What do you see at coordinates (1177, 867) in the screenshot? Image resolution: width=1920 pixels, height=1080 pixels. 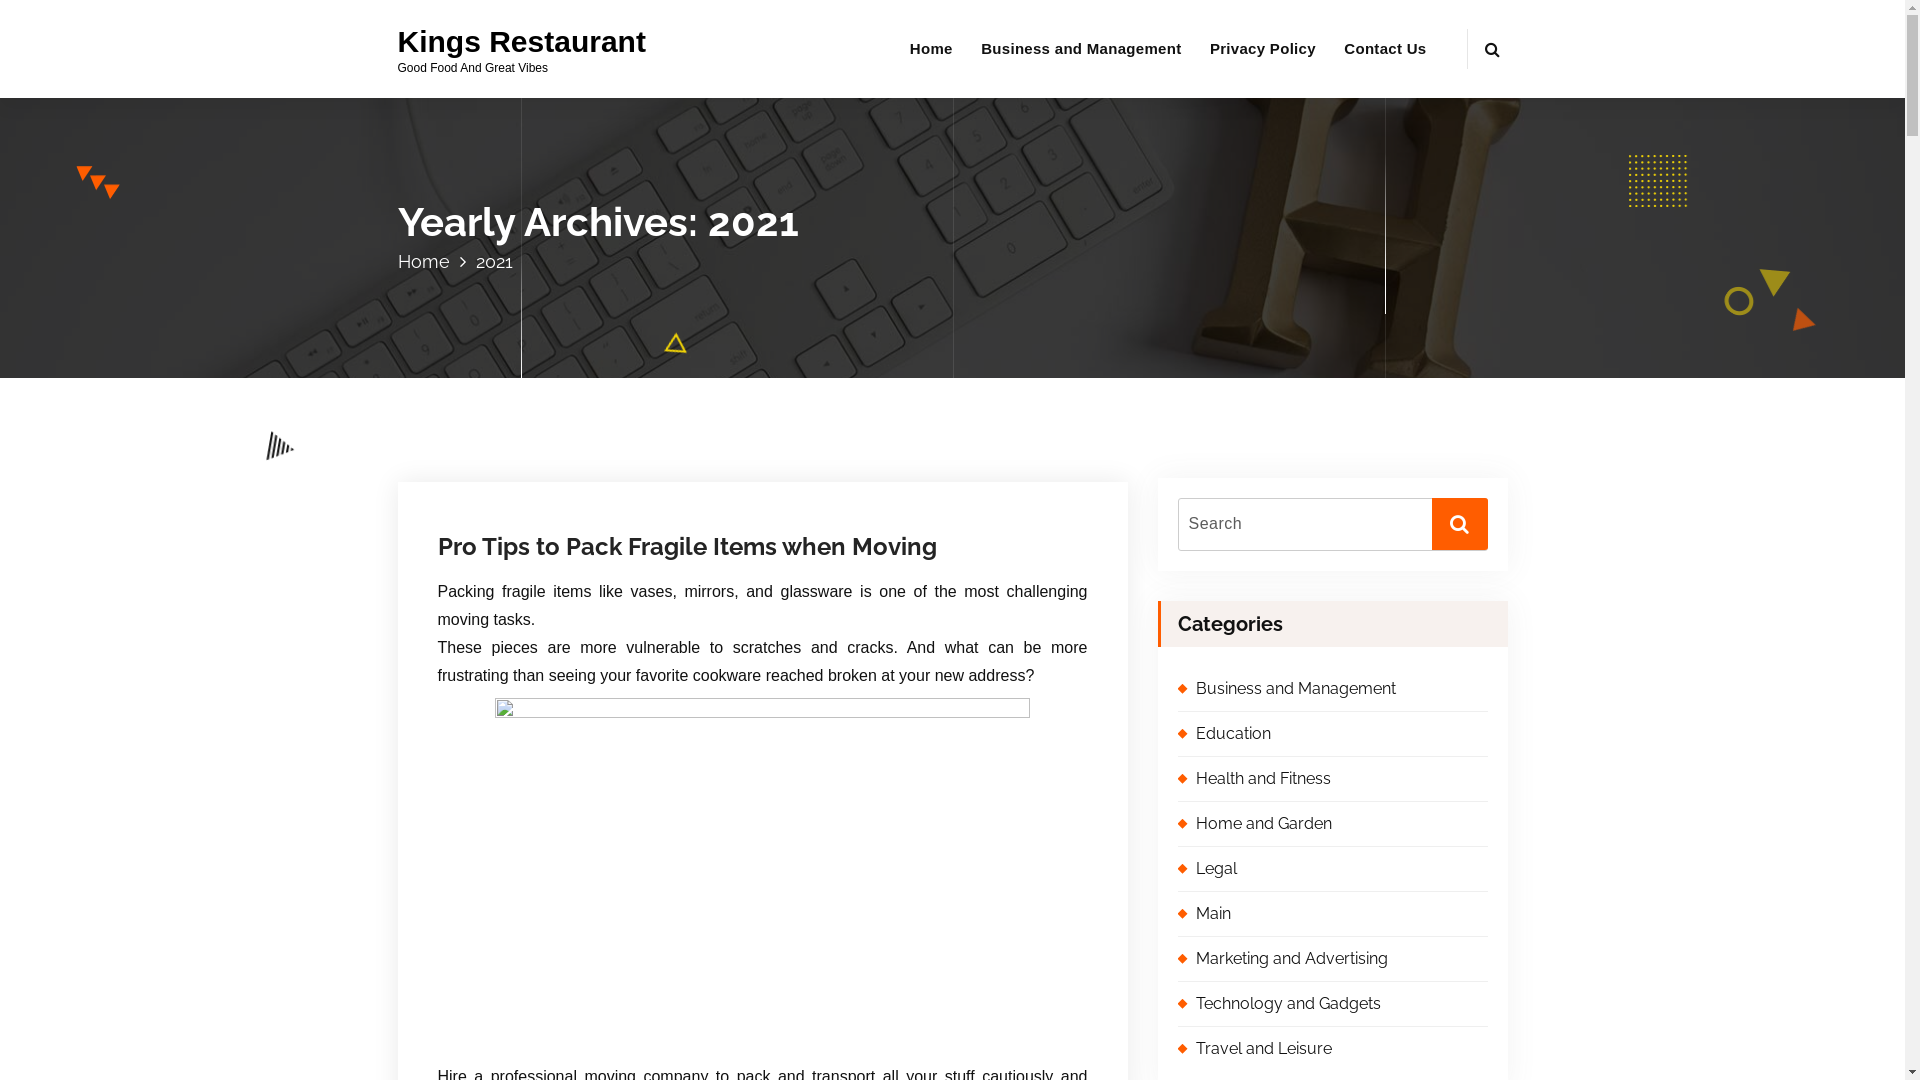 I see `'Legal'` at bounding box center [1177, 867].